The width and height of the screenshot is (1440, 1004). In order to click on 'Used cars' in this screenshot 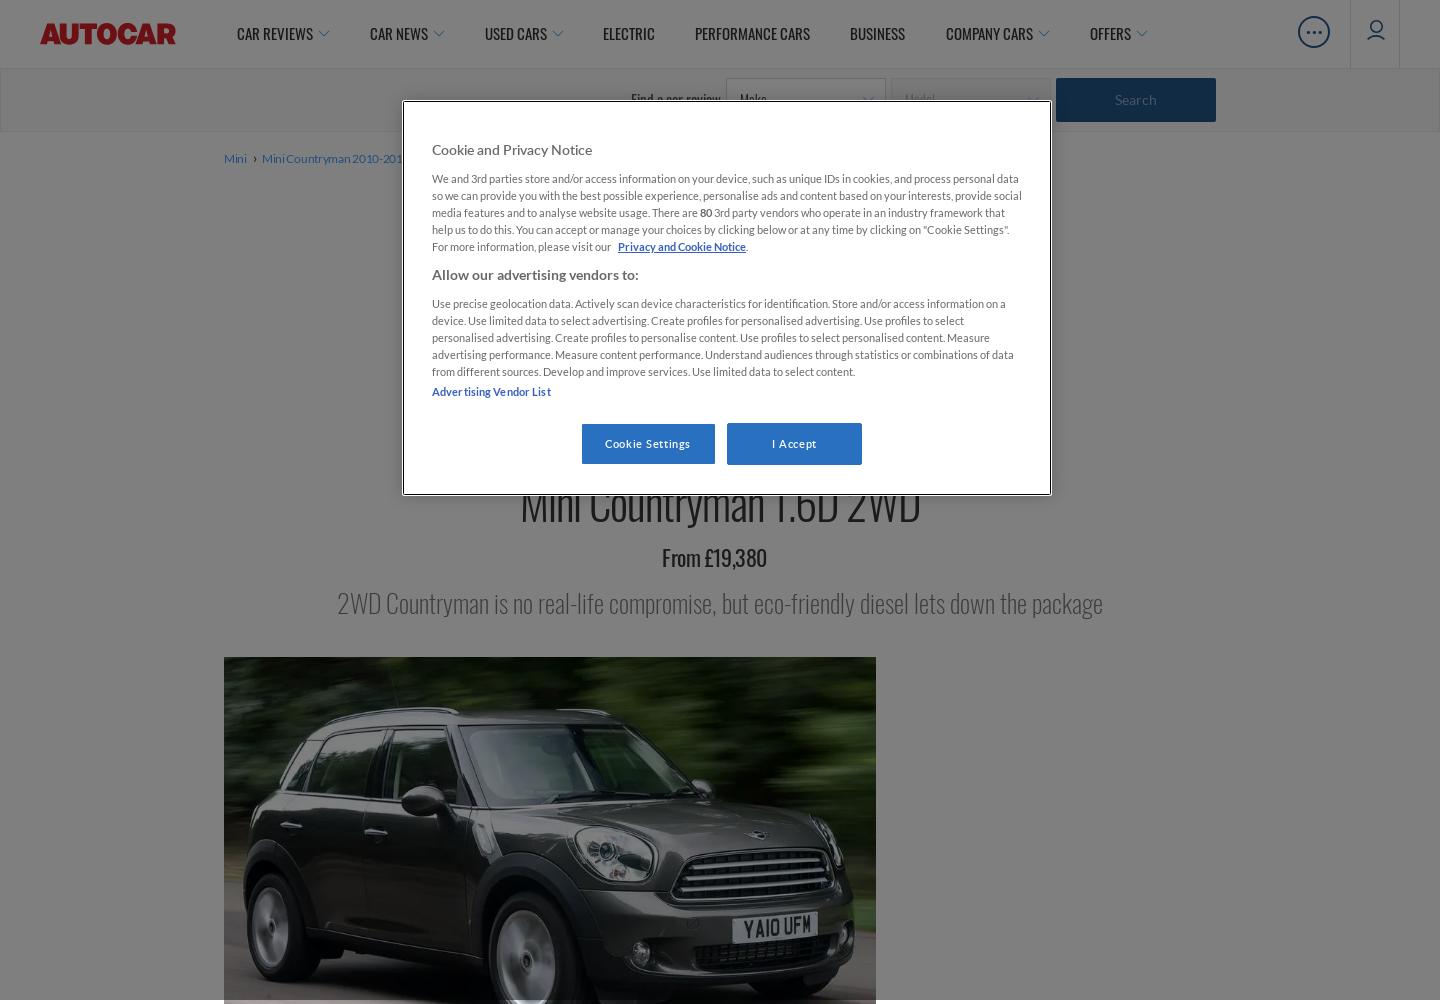, I will do `click(483, 33)`.